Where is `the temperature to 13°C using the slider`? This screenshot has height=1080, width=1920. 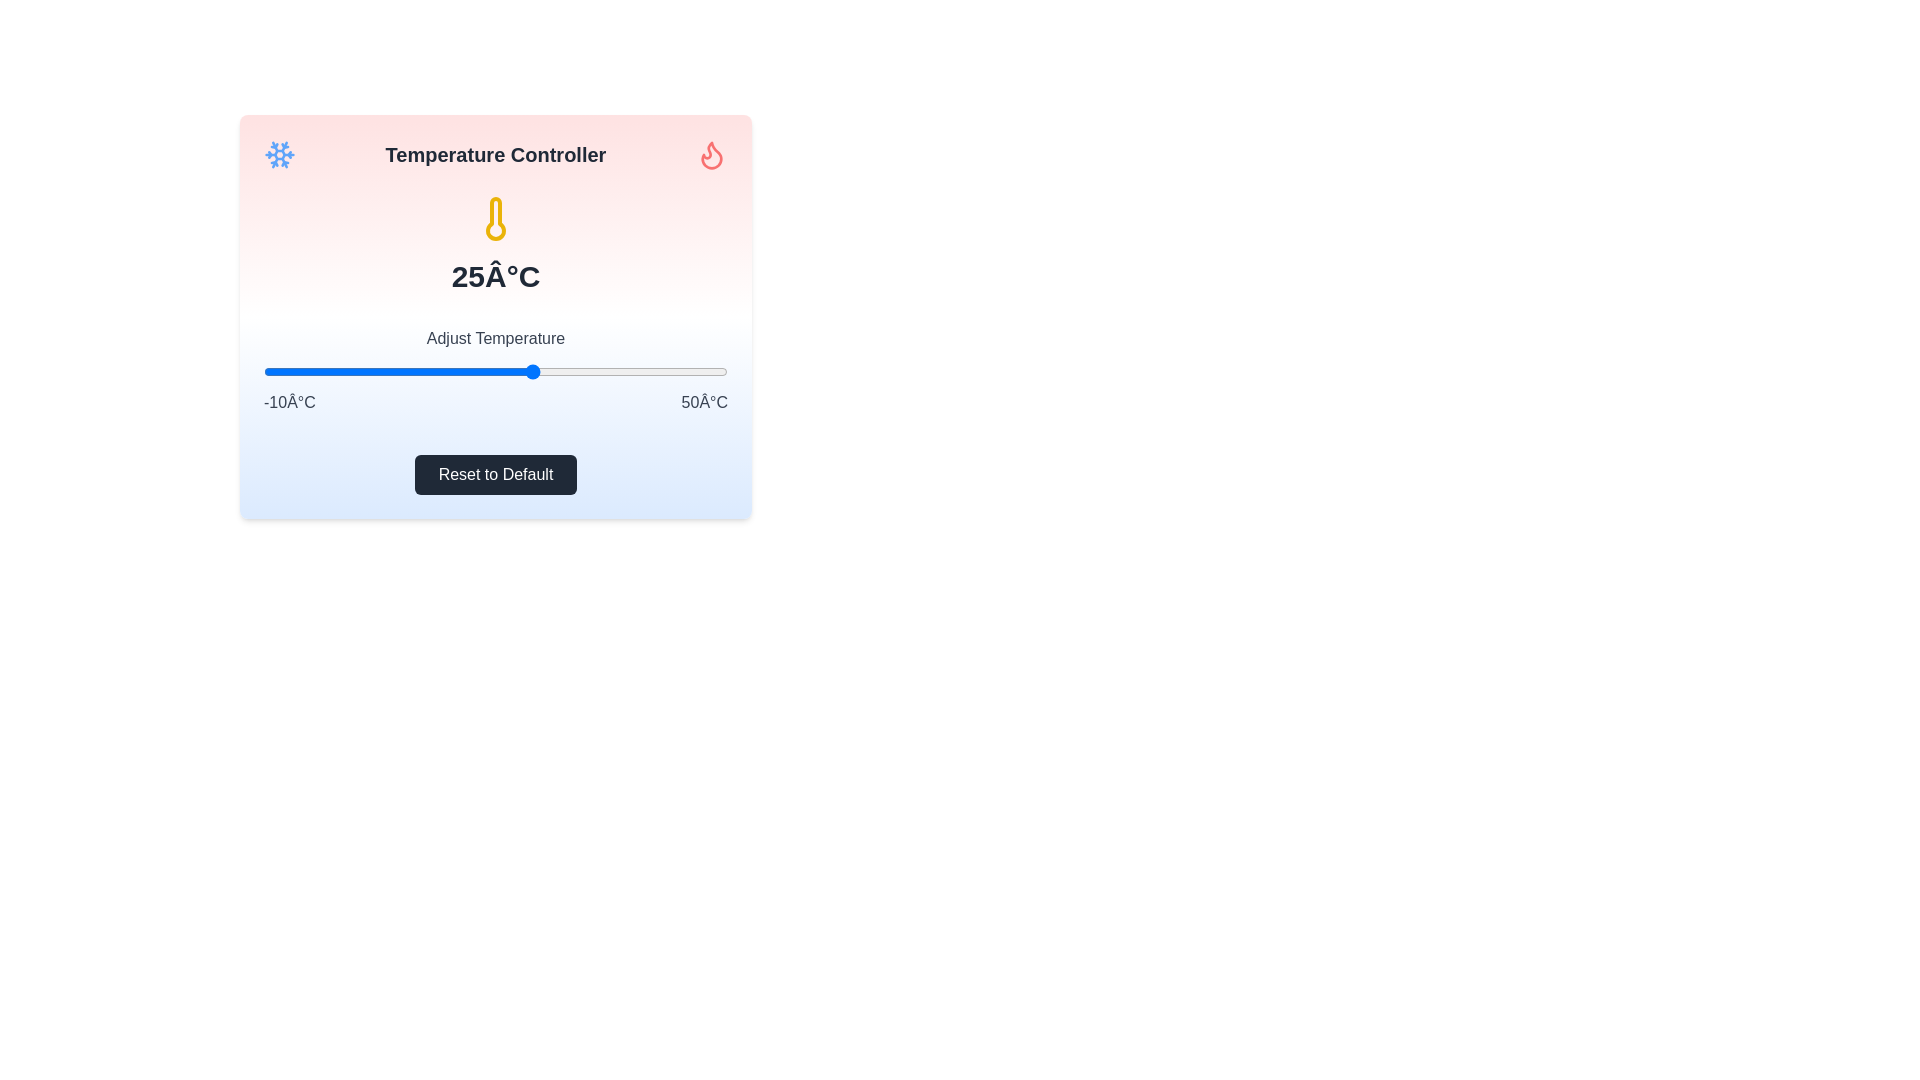 the temperature to 13°C using the slider is located at coordinates (440, 371).